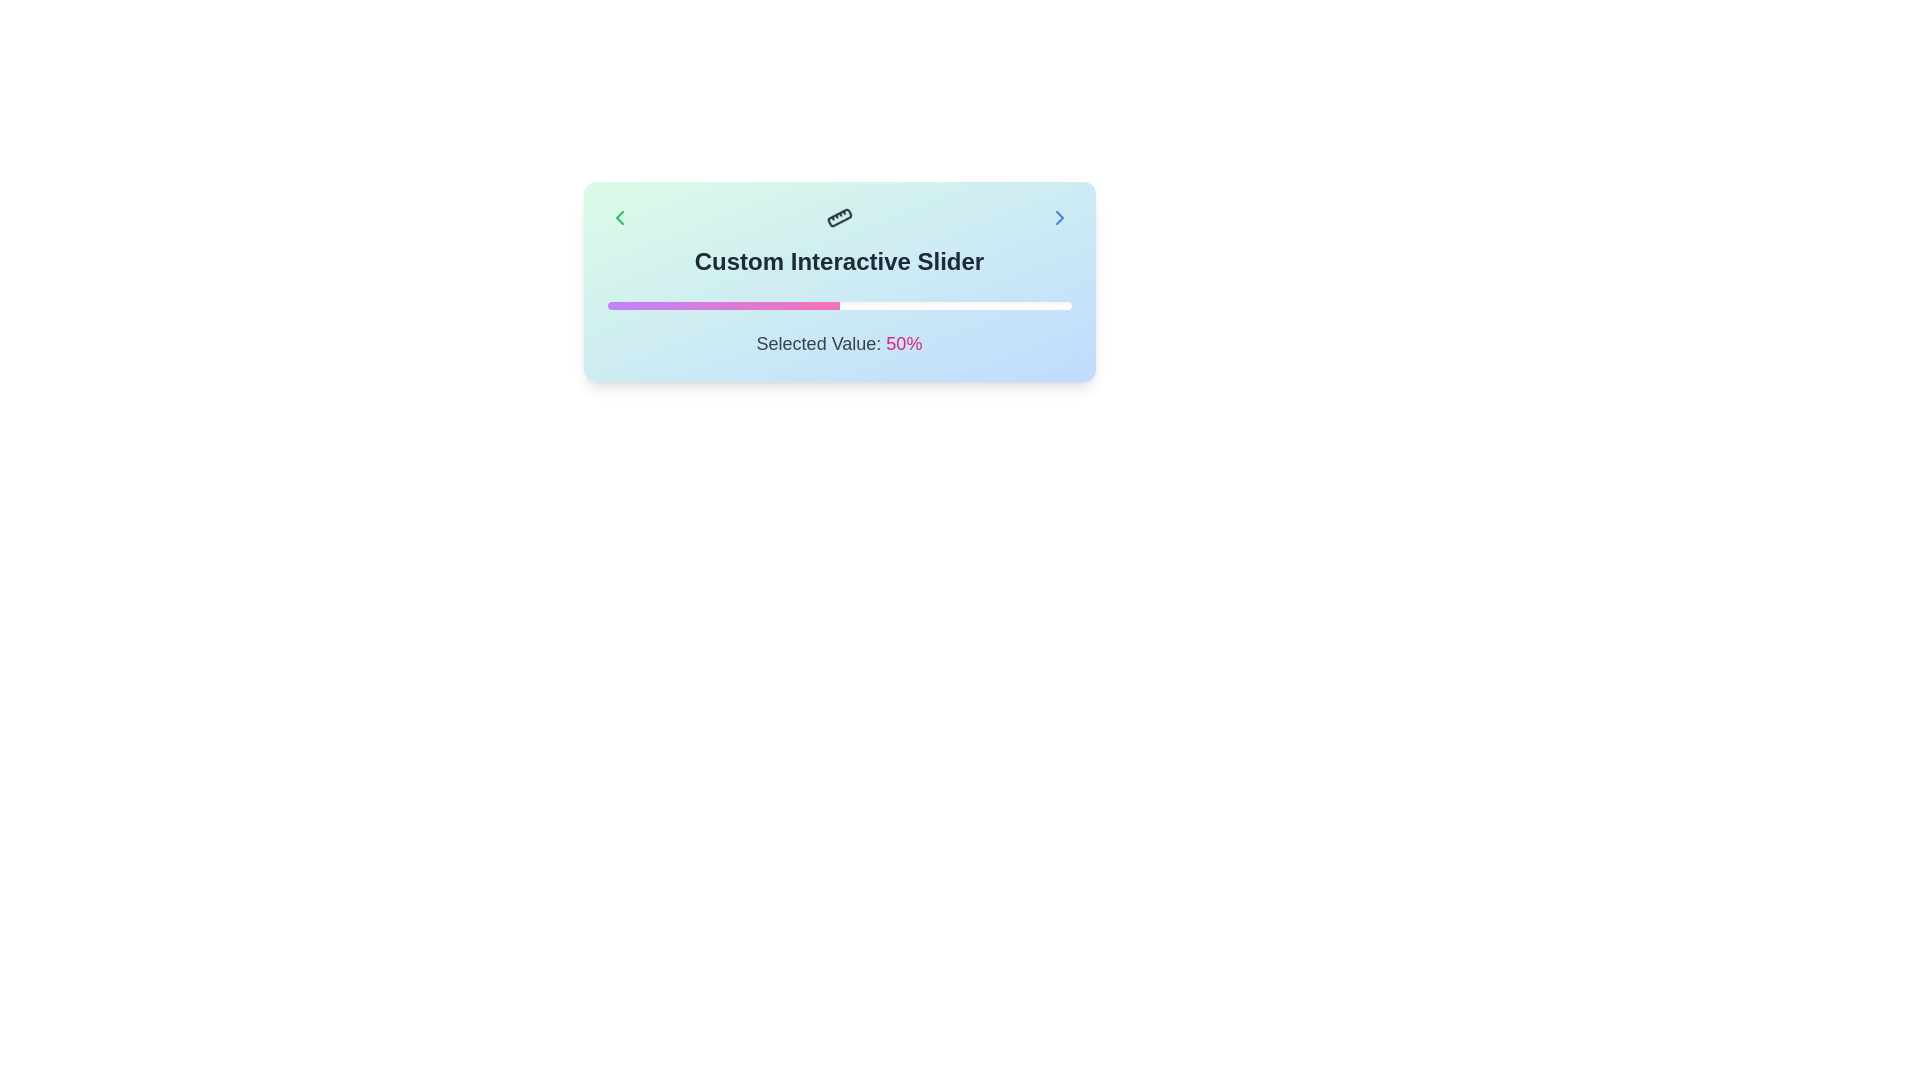 The height and width of the screenshot is (1080, 1920). I want to click on the slider value, so click(754, 305).